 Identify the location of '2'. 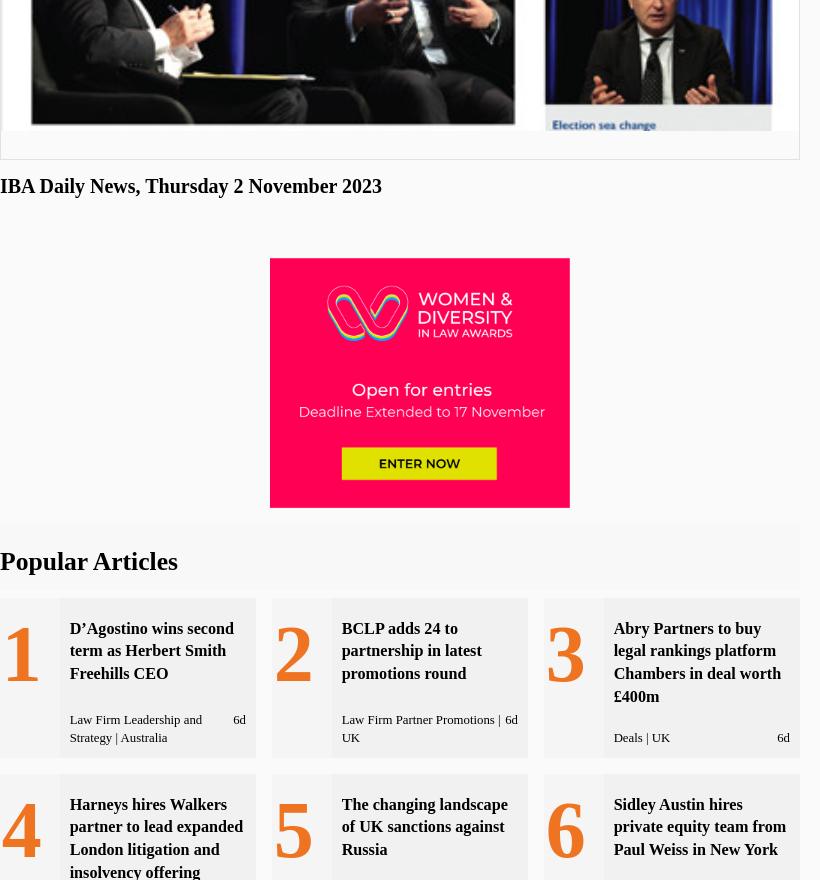
(272, 652).